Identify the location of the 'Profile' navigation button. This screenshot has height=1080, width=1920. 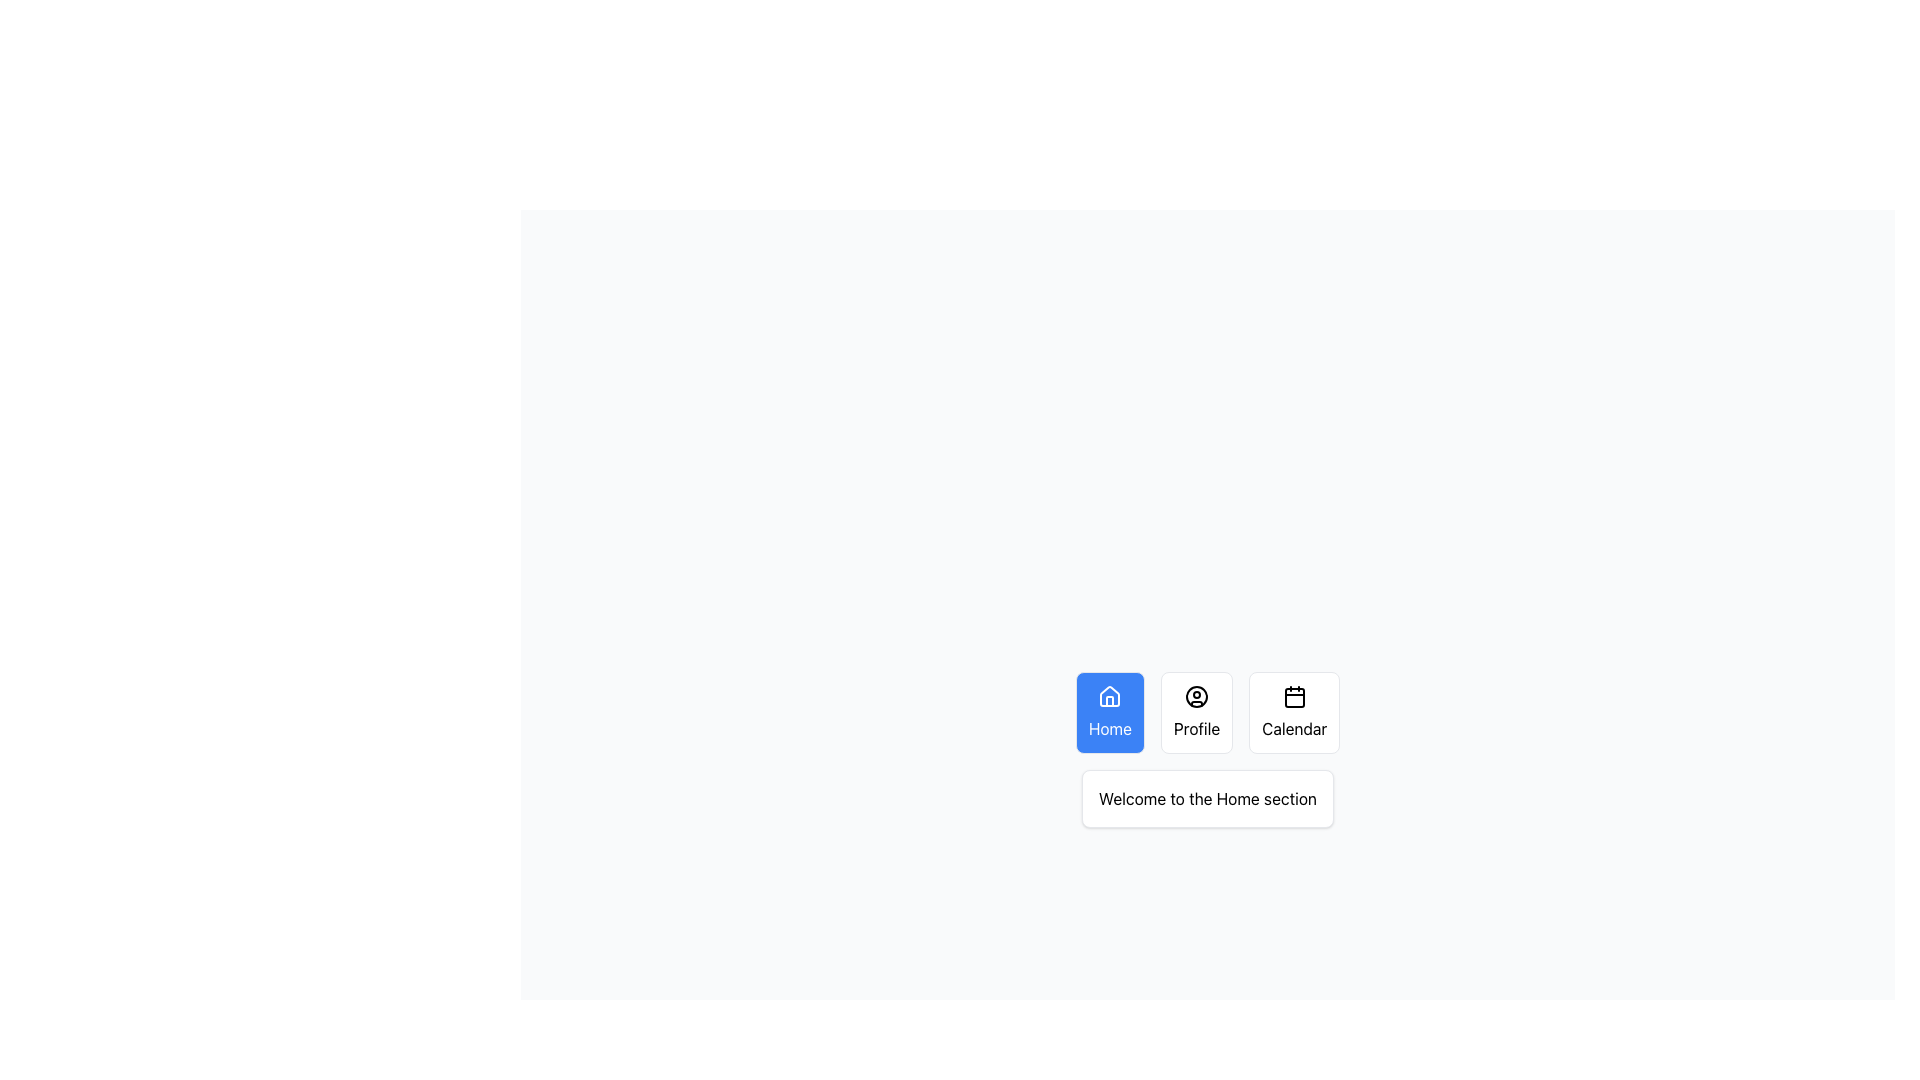
(1197, 712).